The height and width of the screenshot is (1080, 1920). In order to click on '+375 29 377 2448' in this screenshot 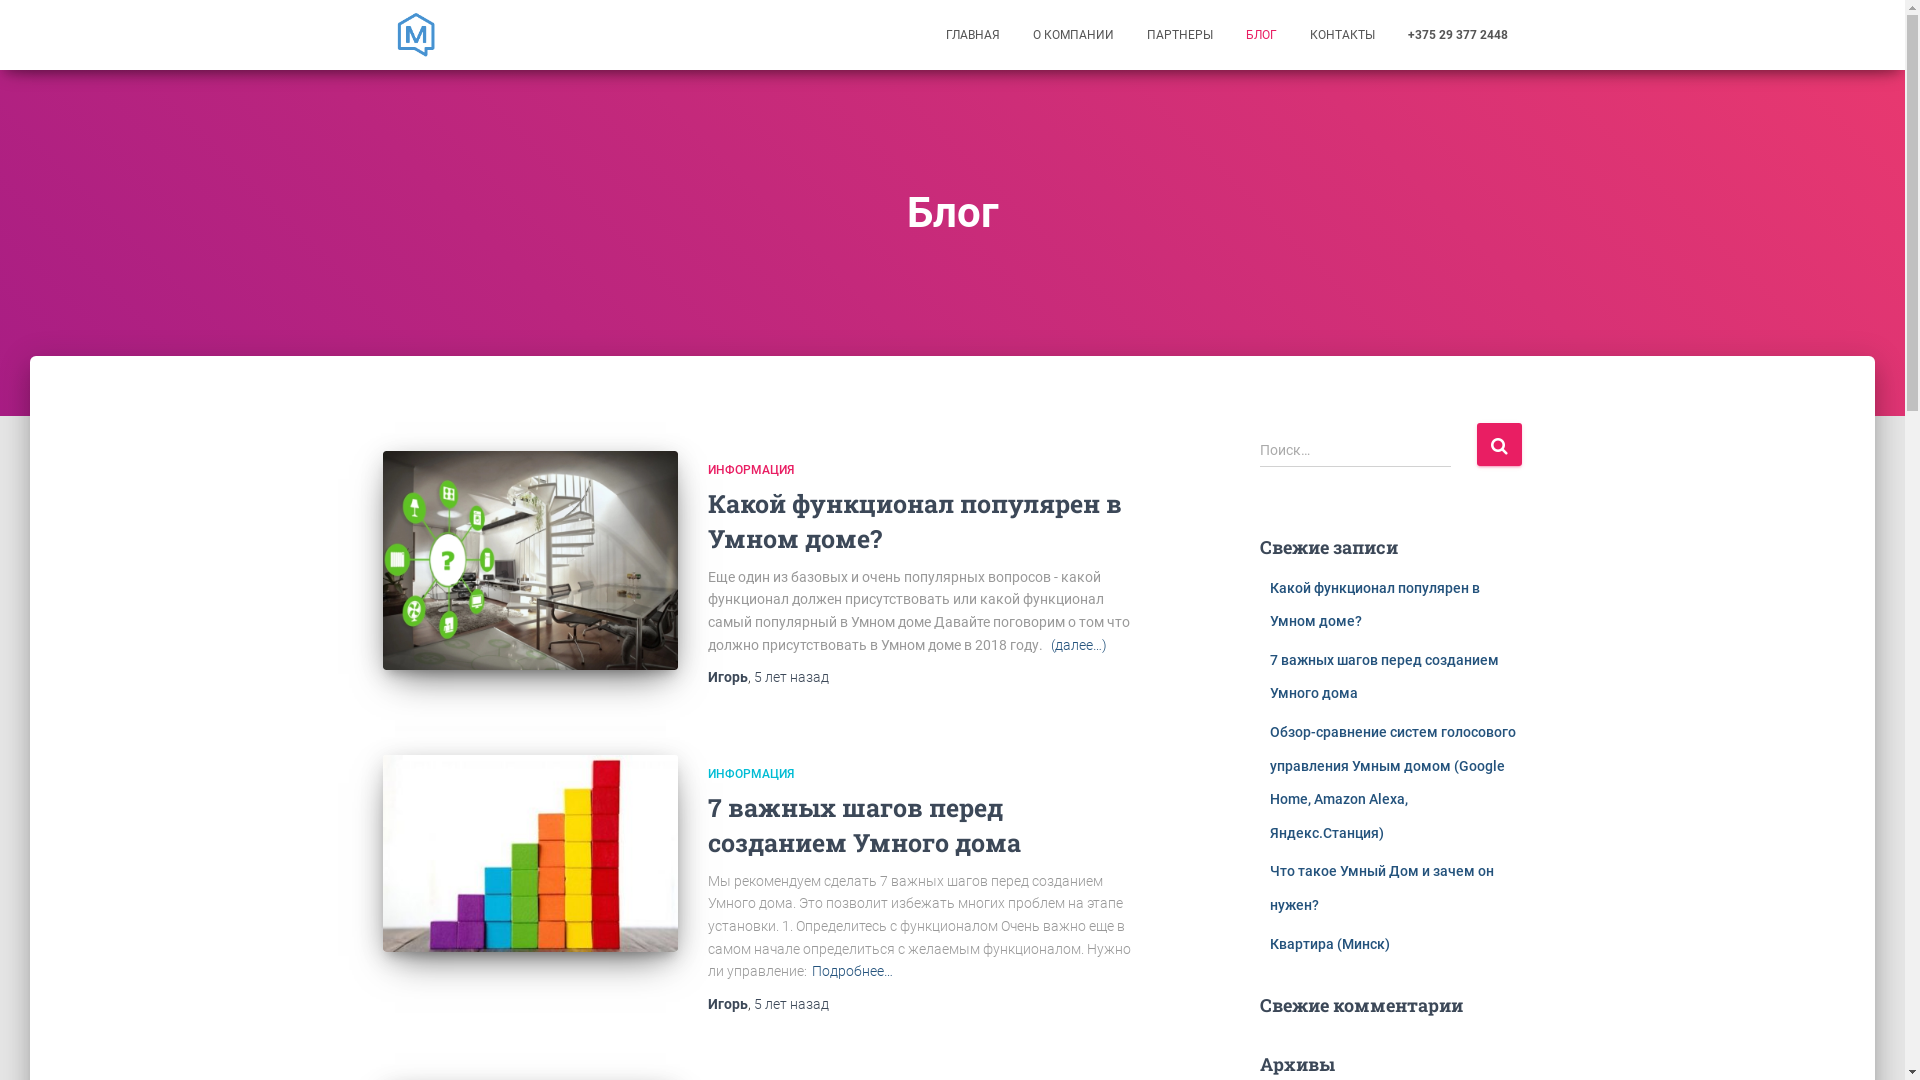, I will do `click(1457, 34)`.